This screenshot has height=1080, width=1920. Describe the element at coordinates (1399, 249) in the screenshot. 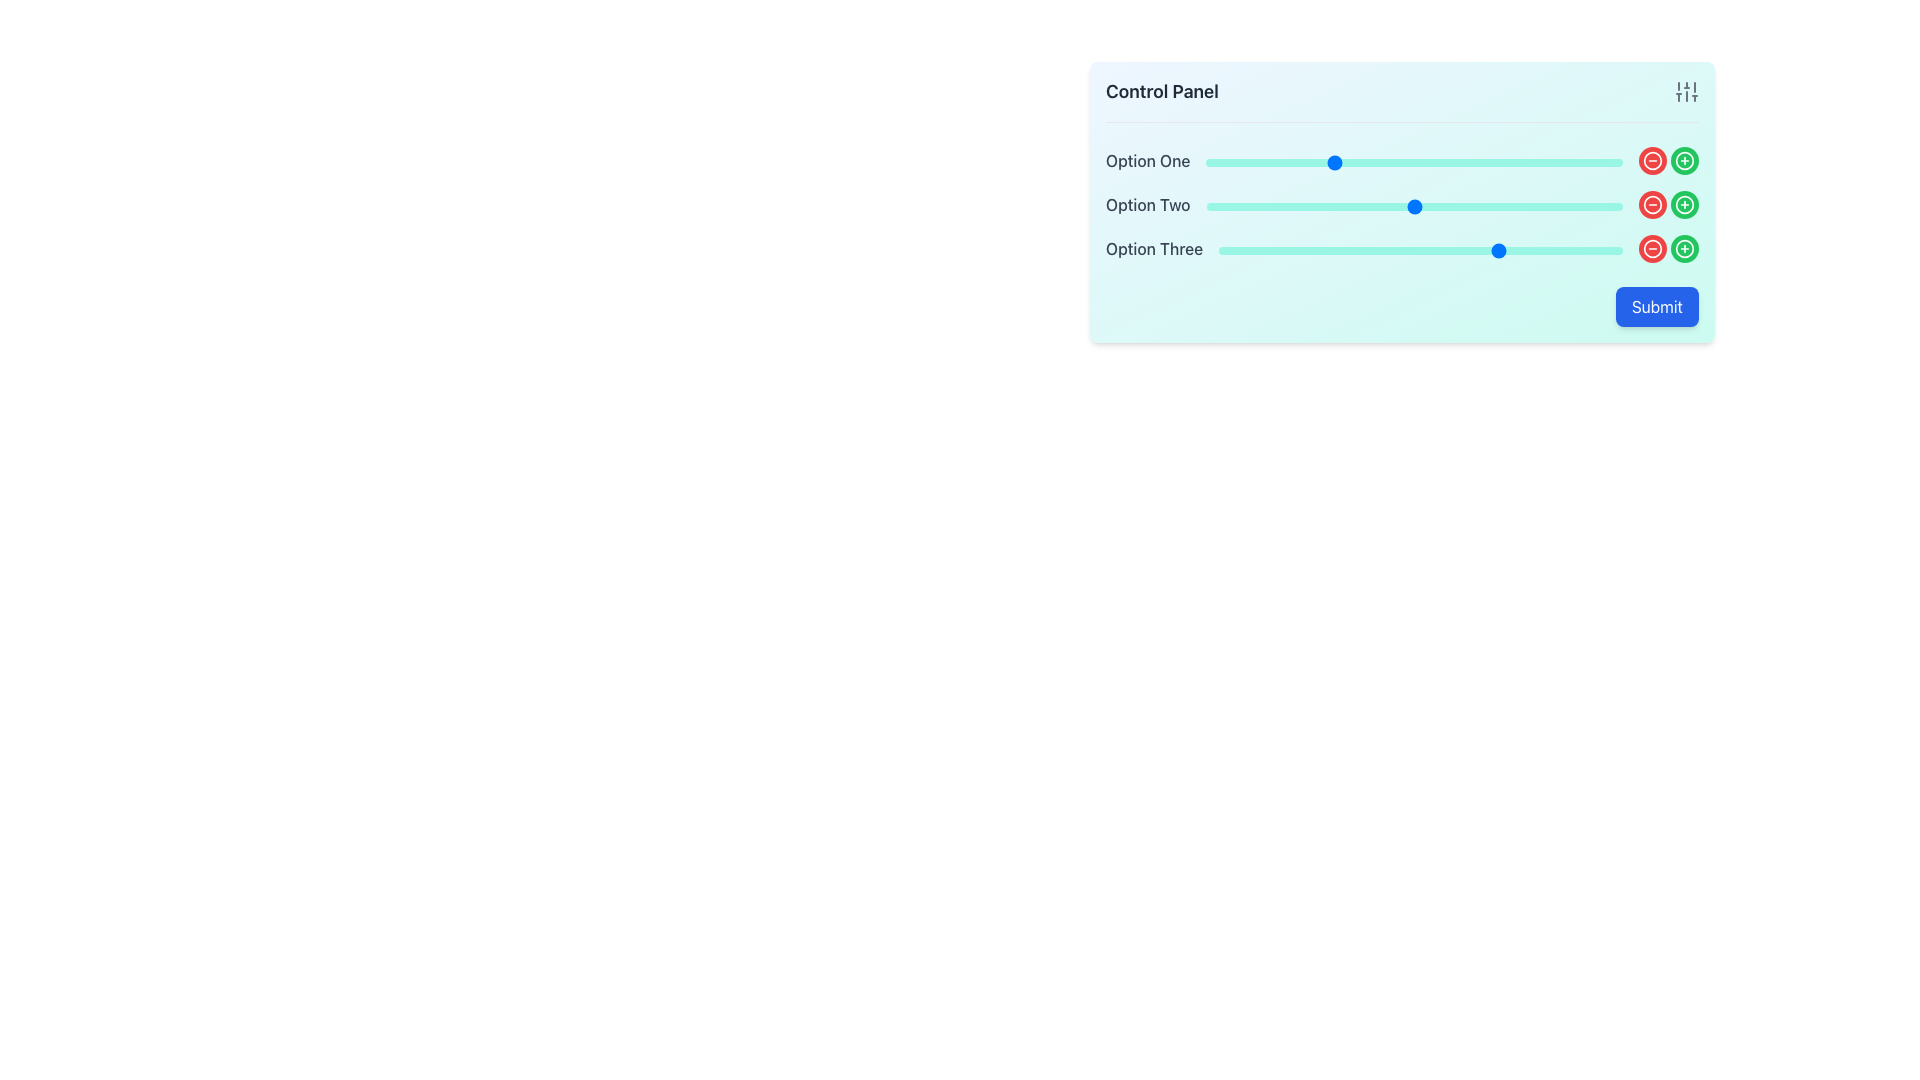

I see `the slider value` at that location.